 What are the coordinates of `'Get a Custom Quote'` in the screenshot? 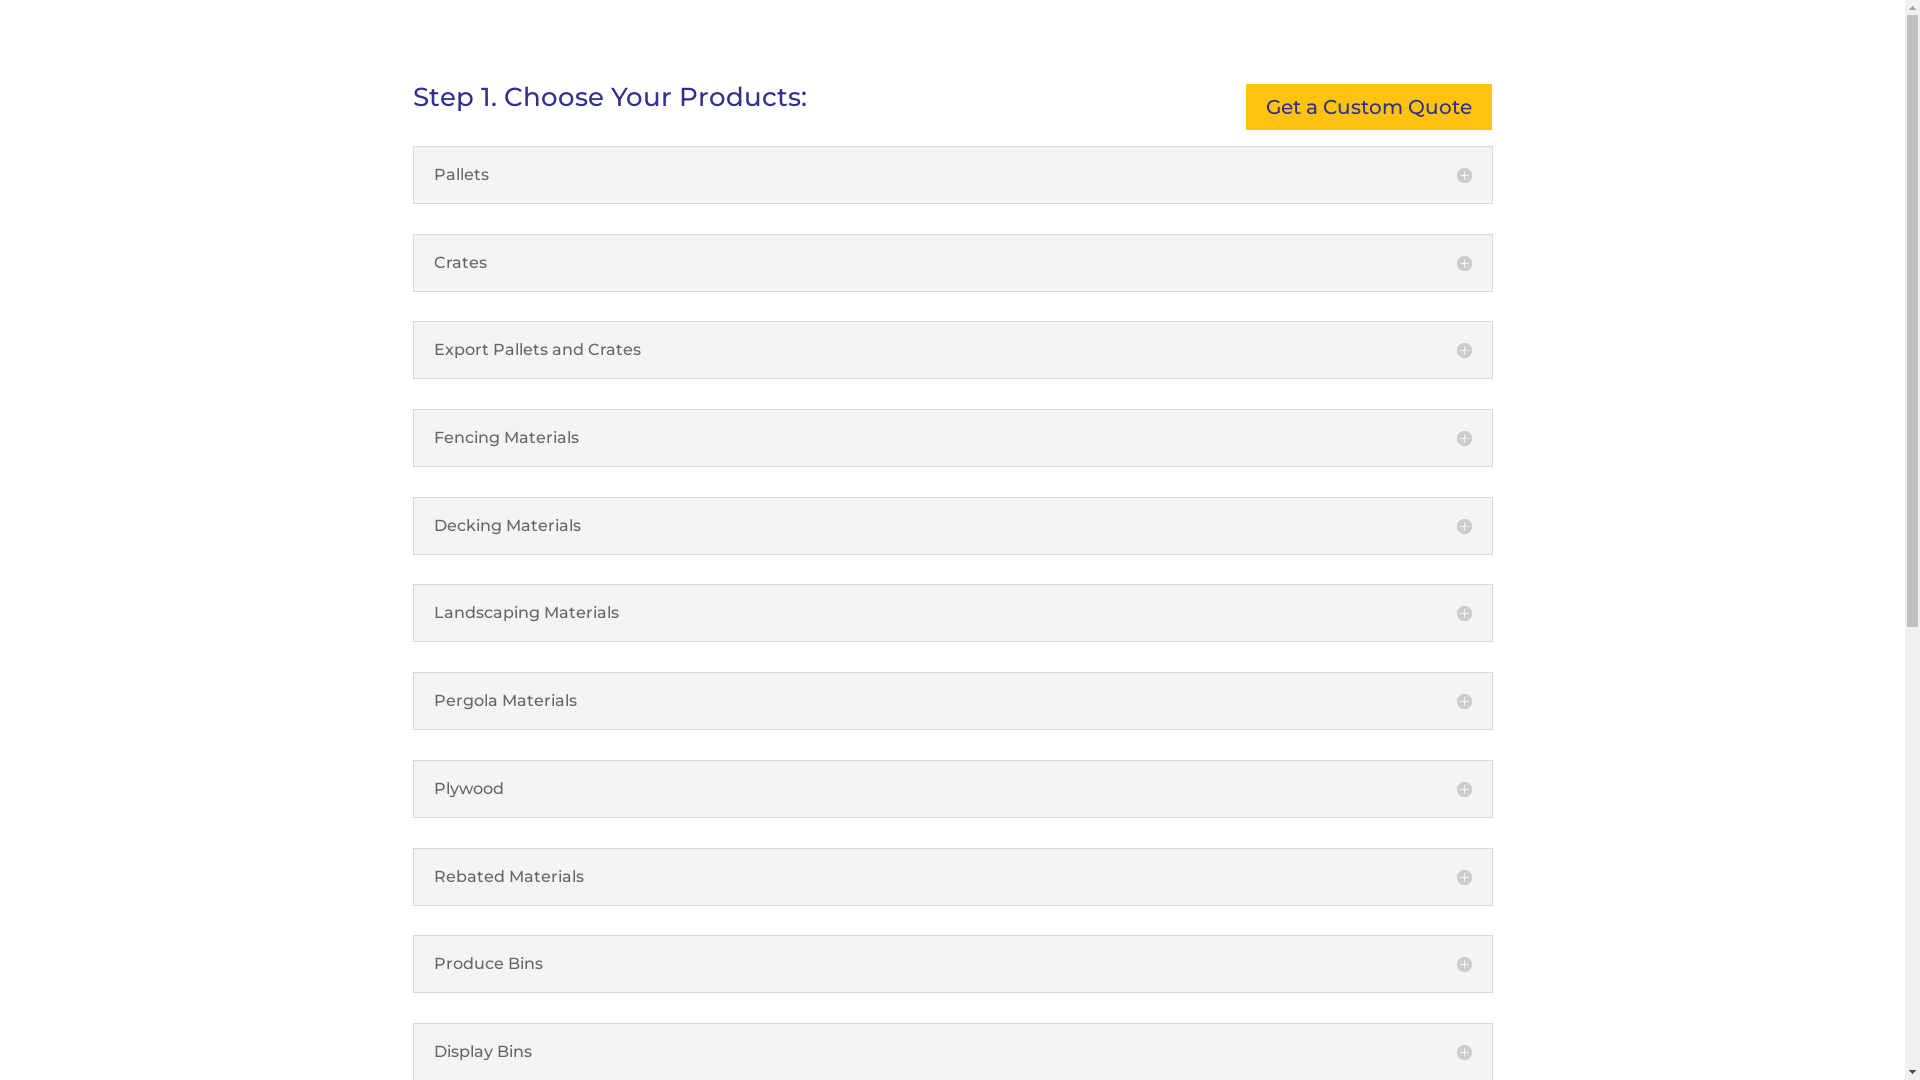 It's located at (1367, 107).